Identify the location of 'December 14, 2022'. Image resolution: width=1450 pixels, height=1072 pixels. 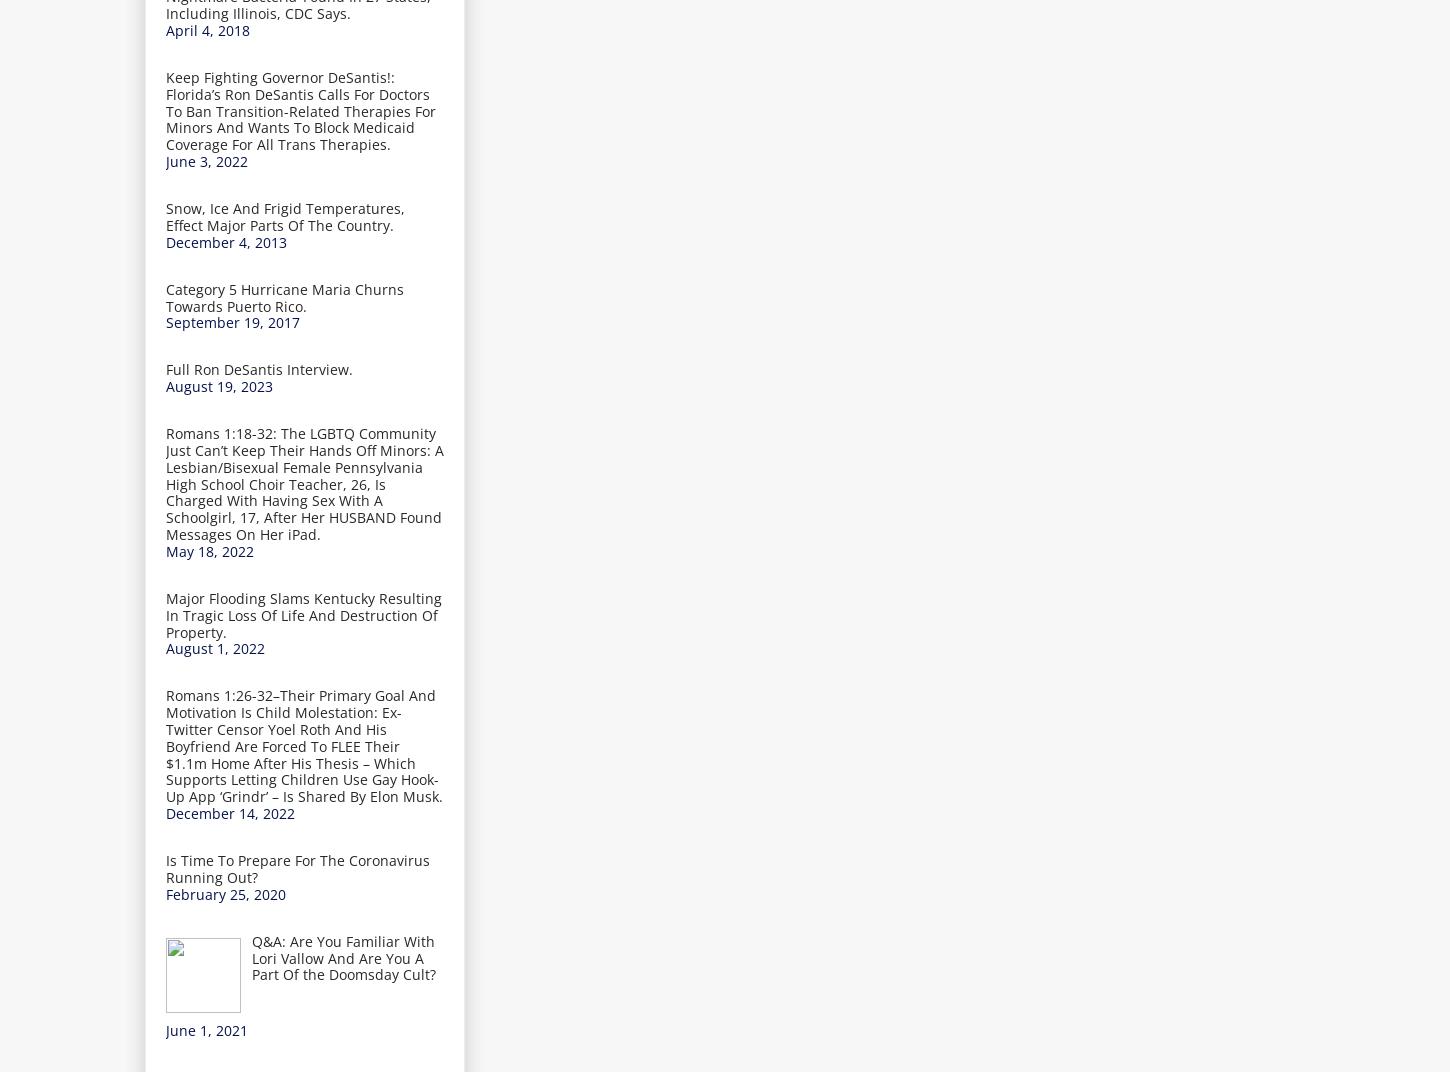
(229, 812).